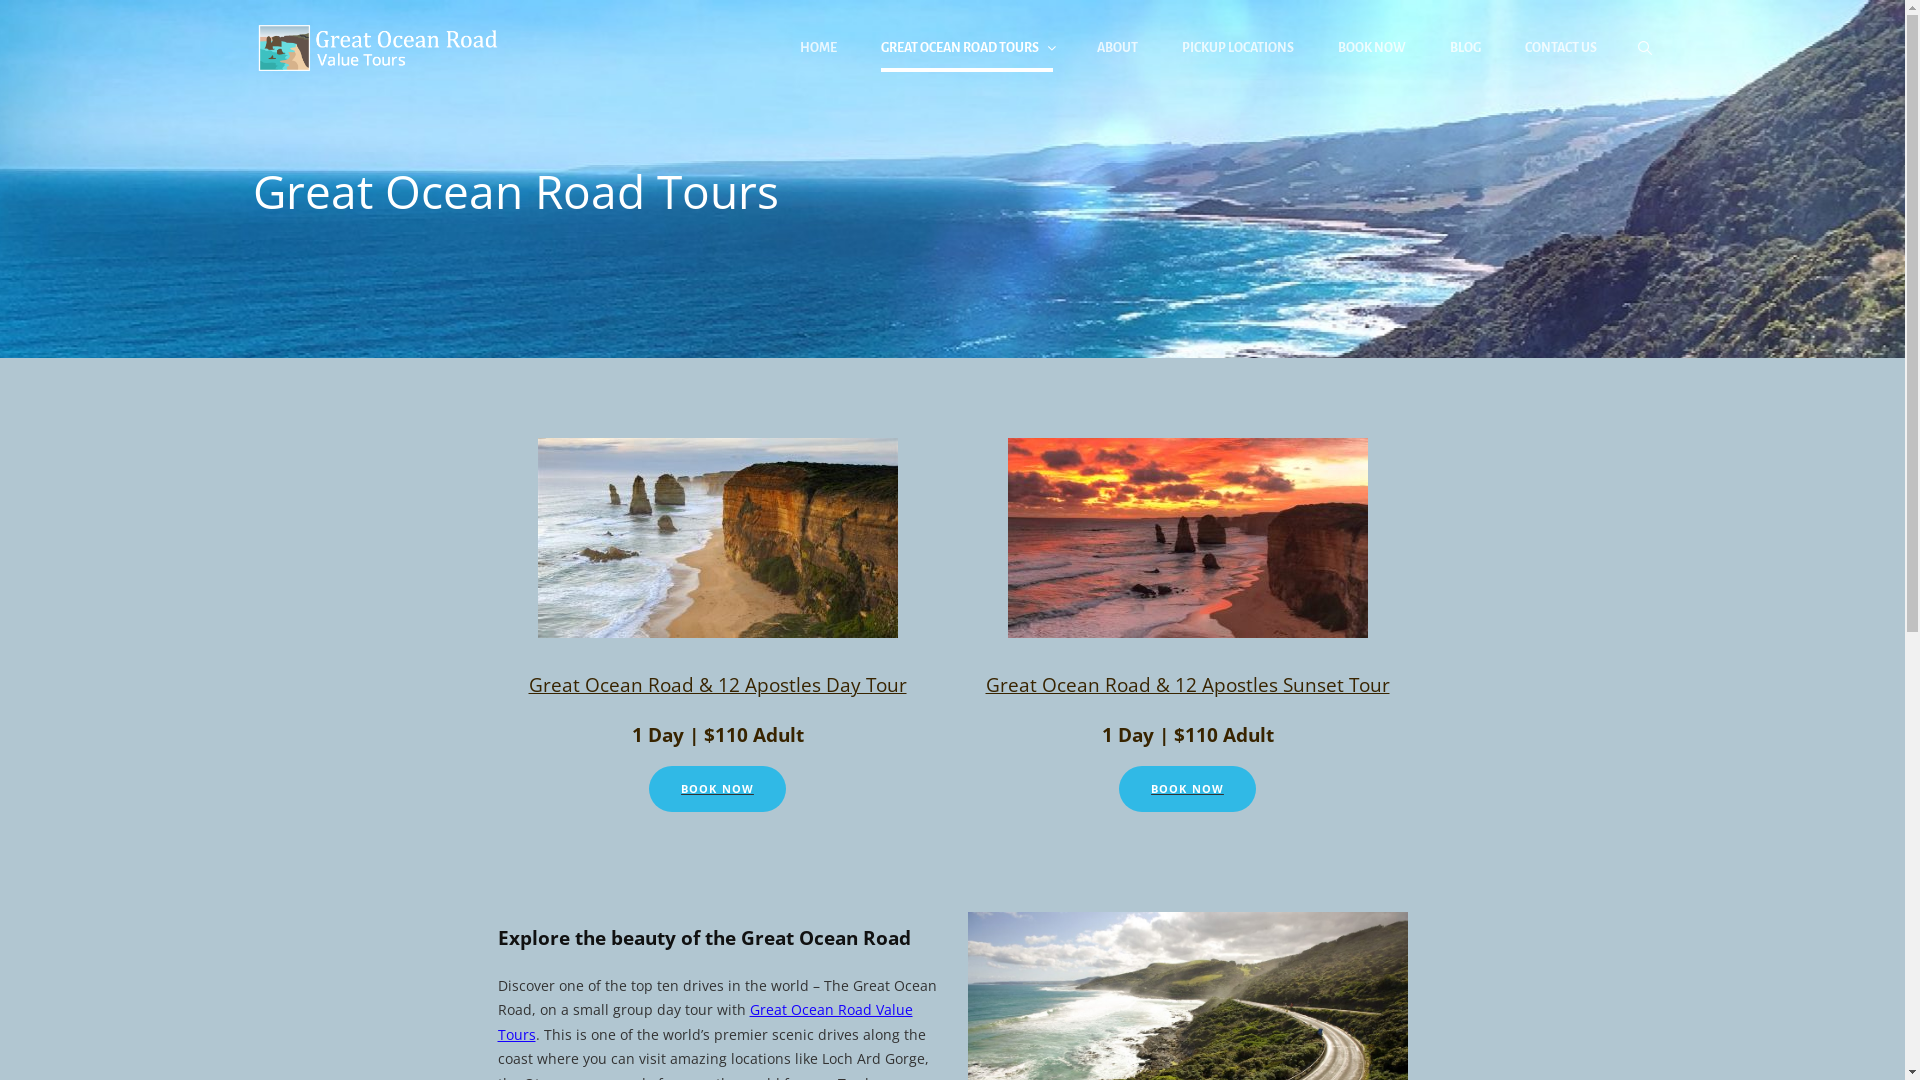 This screenshot has width=1920, height=1080. What do you see at coordinates (717, 788) in the screenshot?
I see `'BOOK NOW'` at bounding box center [717, 788].